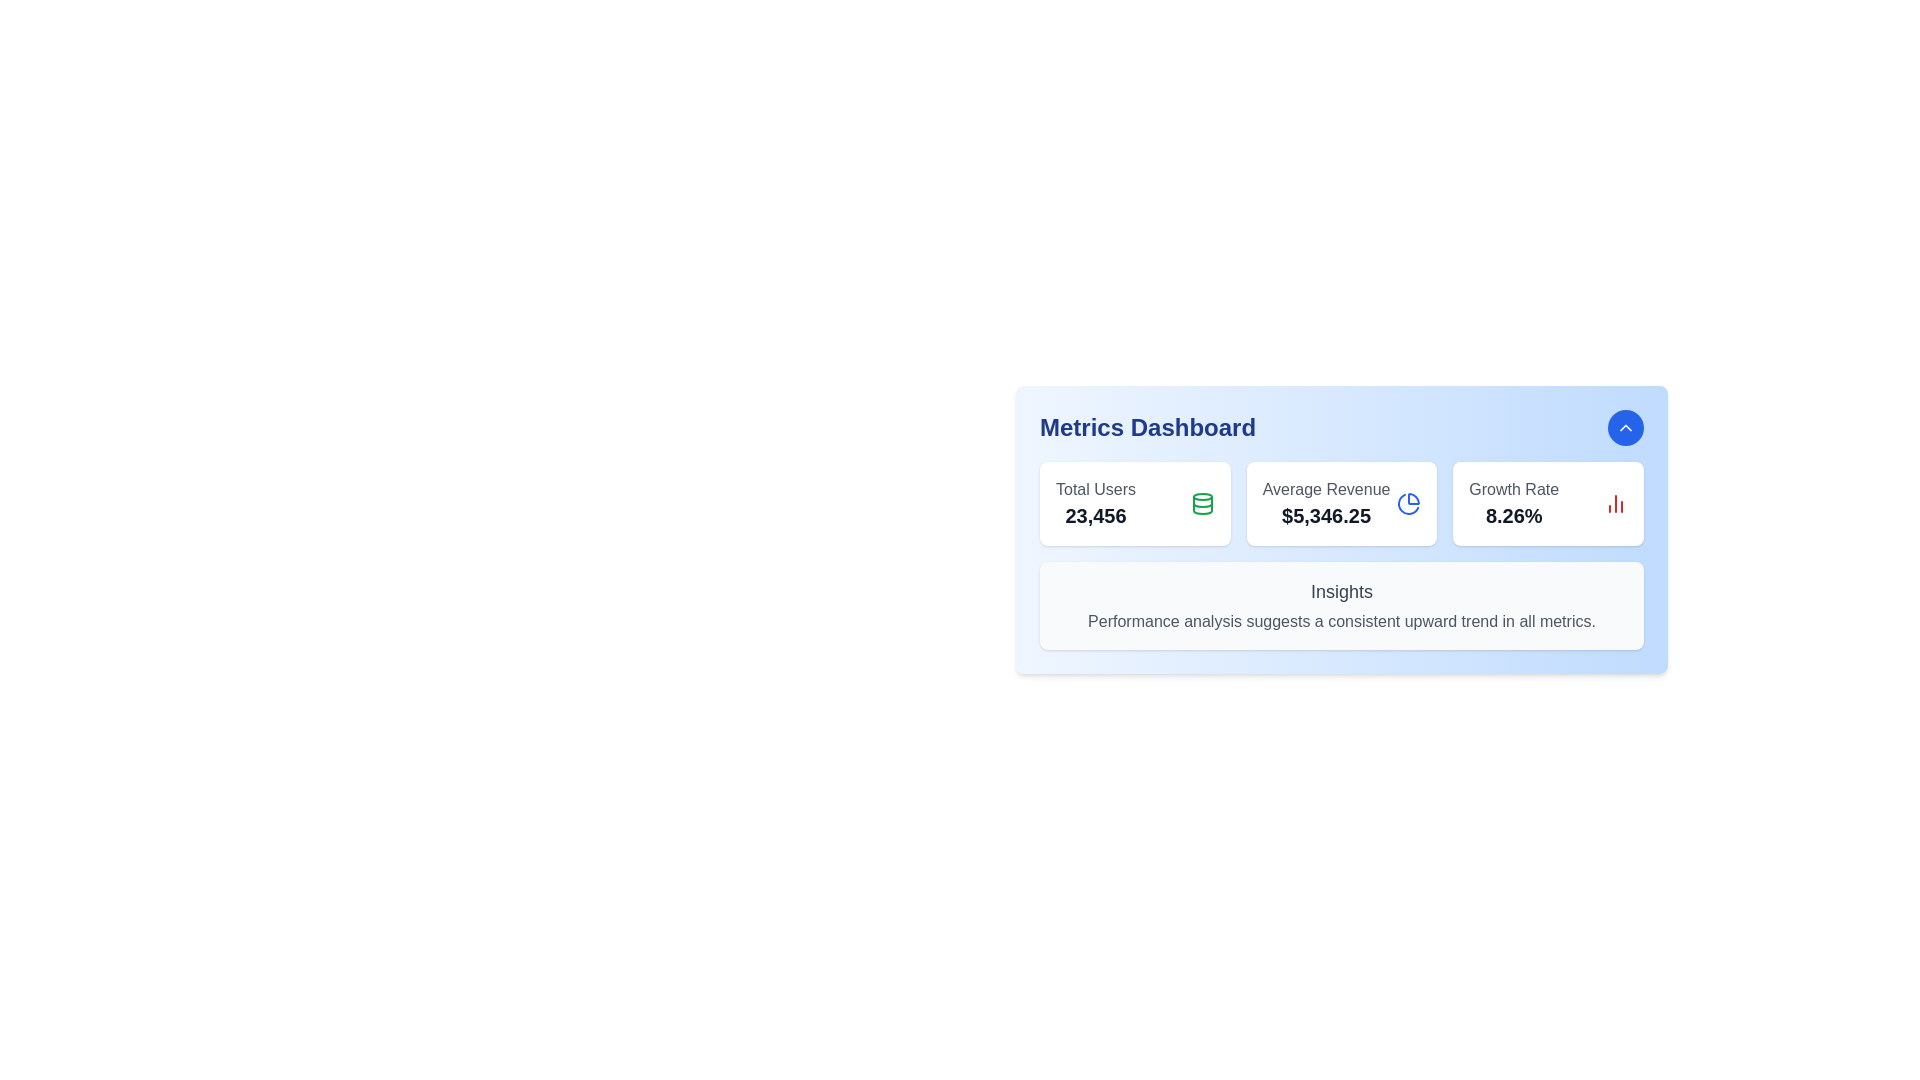  What do you see at coordinates (1514, 515) in the screenshot?
I see `percentage value displayed in the Text element located in the bottom section of the 'Growth Rate' card on the dashboard` at bounding box center [1514, 515].